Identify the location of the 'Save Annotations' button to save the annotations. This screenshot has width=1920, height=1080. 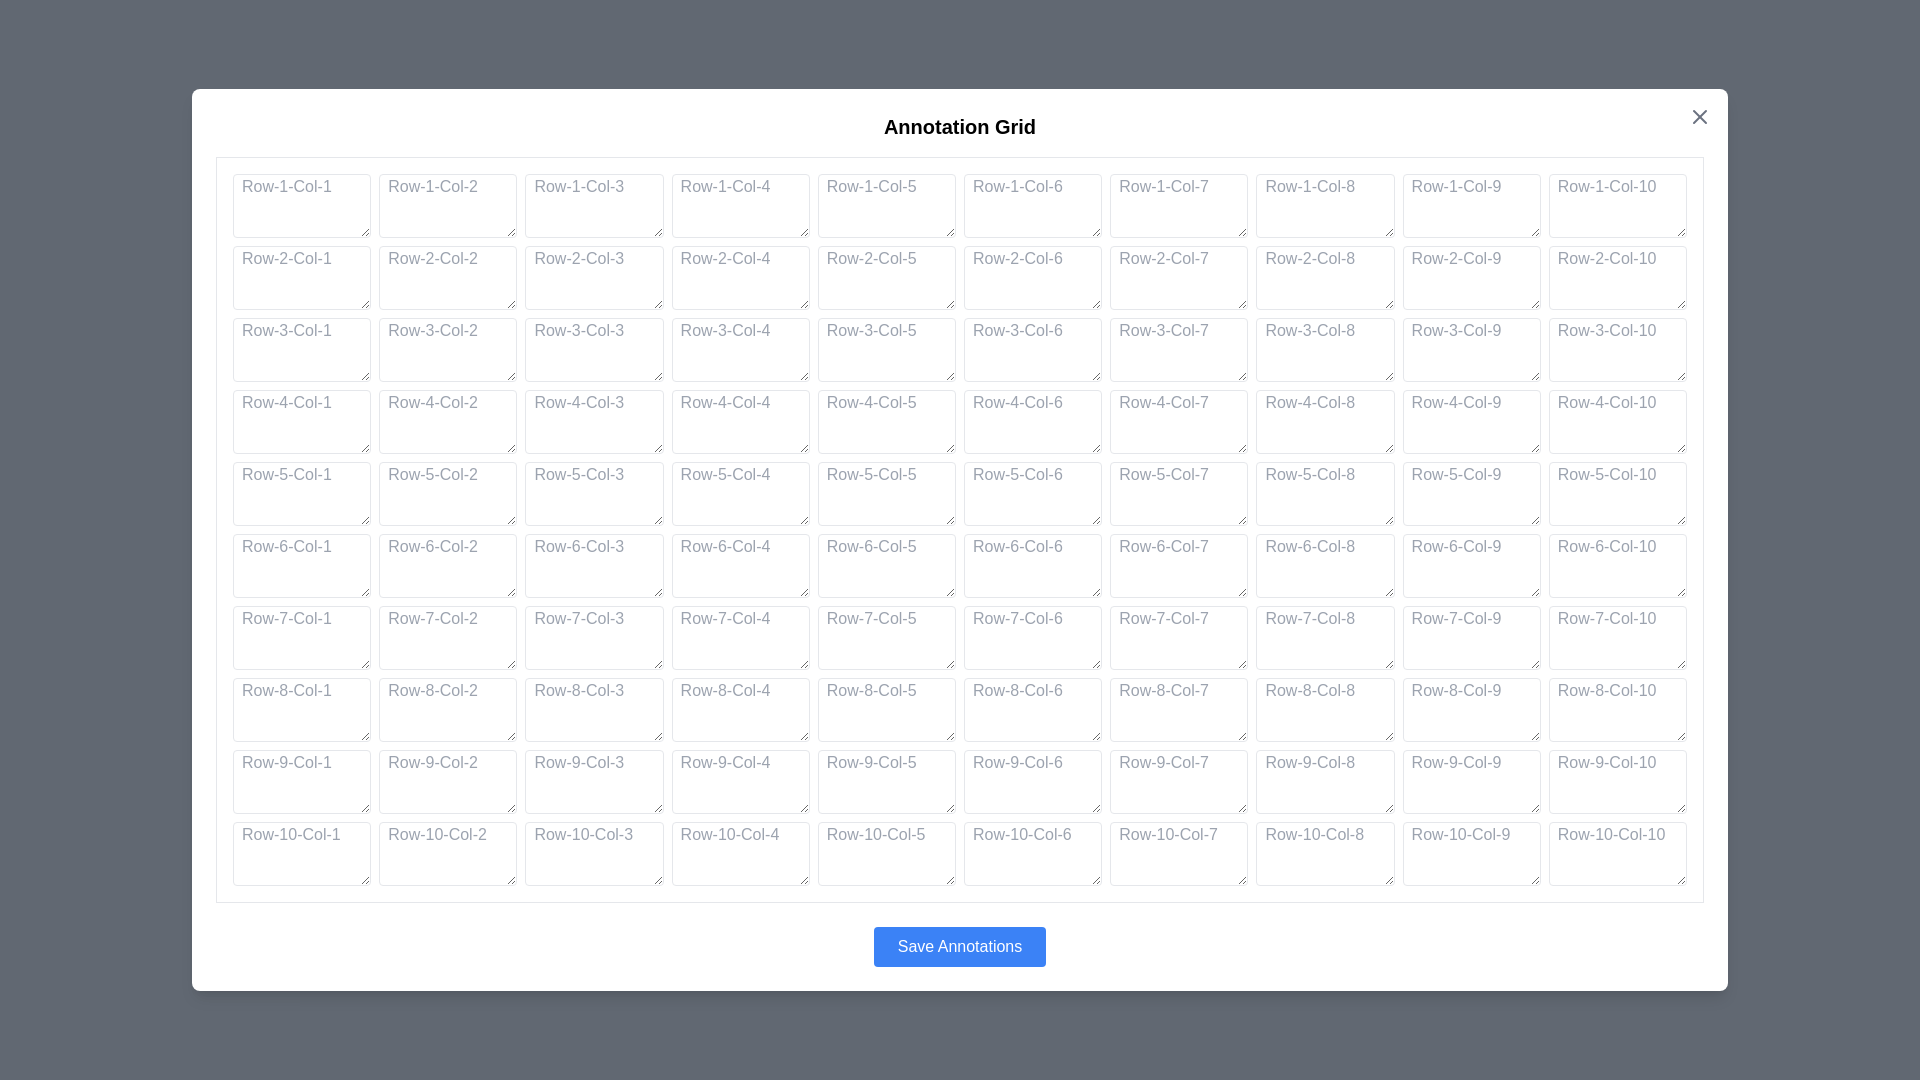
(960, 946).